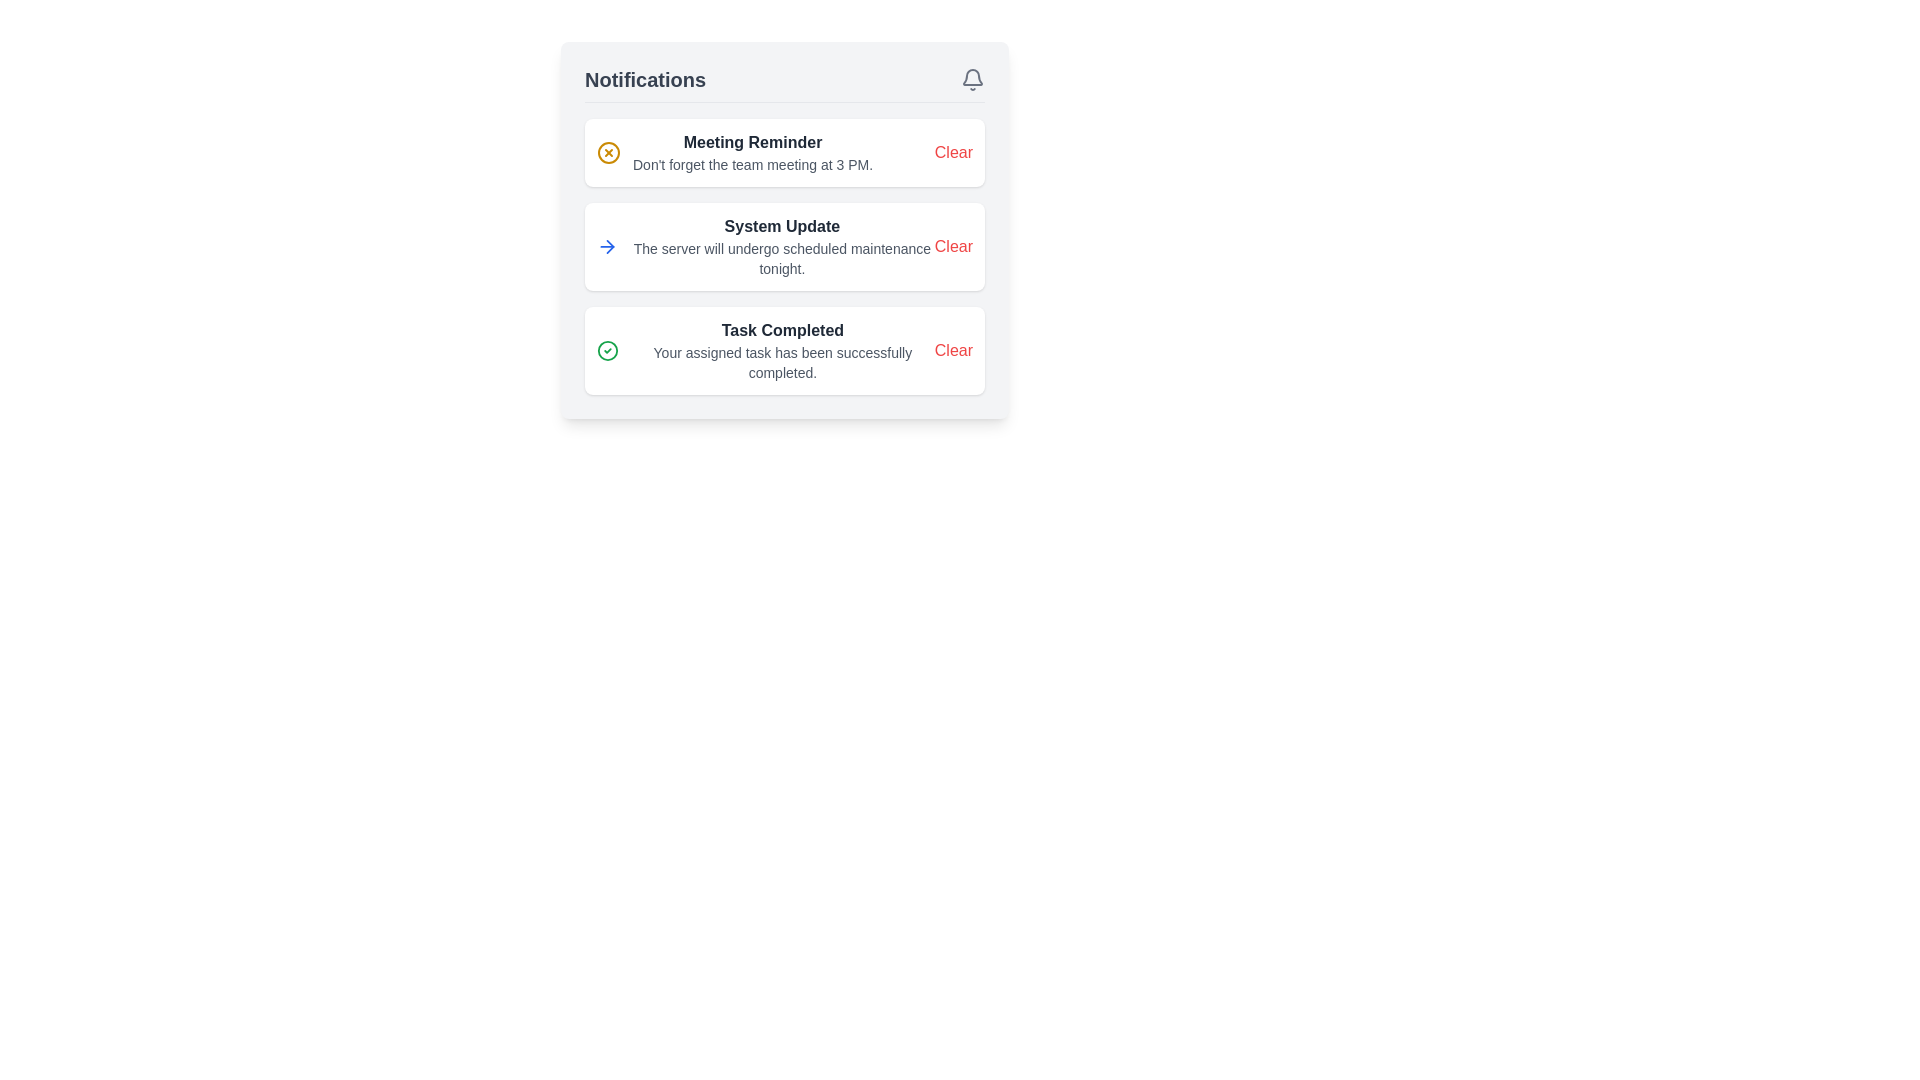  Describe the element at coordinates (781, 257) in the screenshot. I see `the text element displaying 'The server will undergo scheduled maintenance tonight.' which is styled in light gray and positioned below the bold title 'System Update.'` at that location.